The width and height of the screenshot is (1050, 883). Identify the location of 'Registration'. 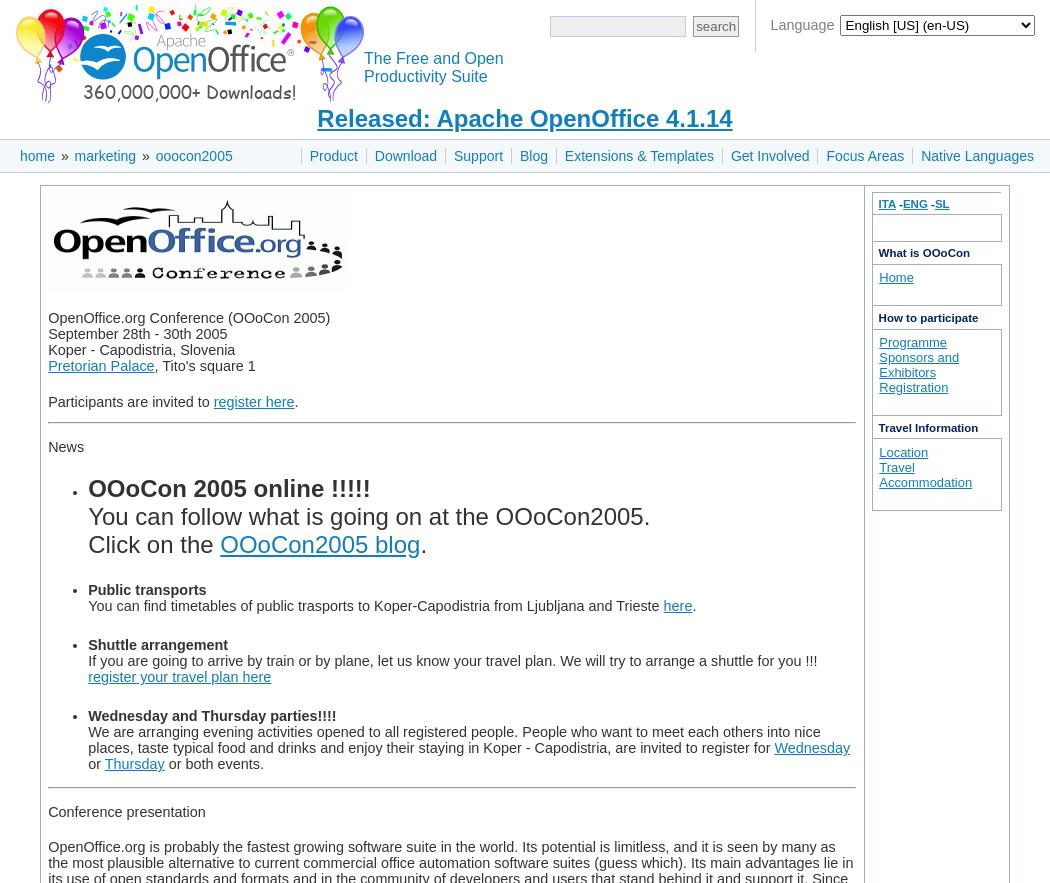
(913, 385).